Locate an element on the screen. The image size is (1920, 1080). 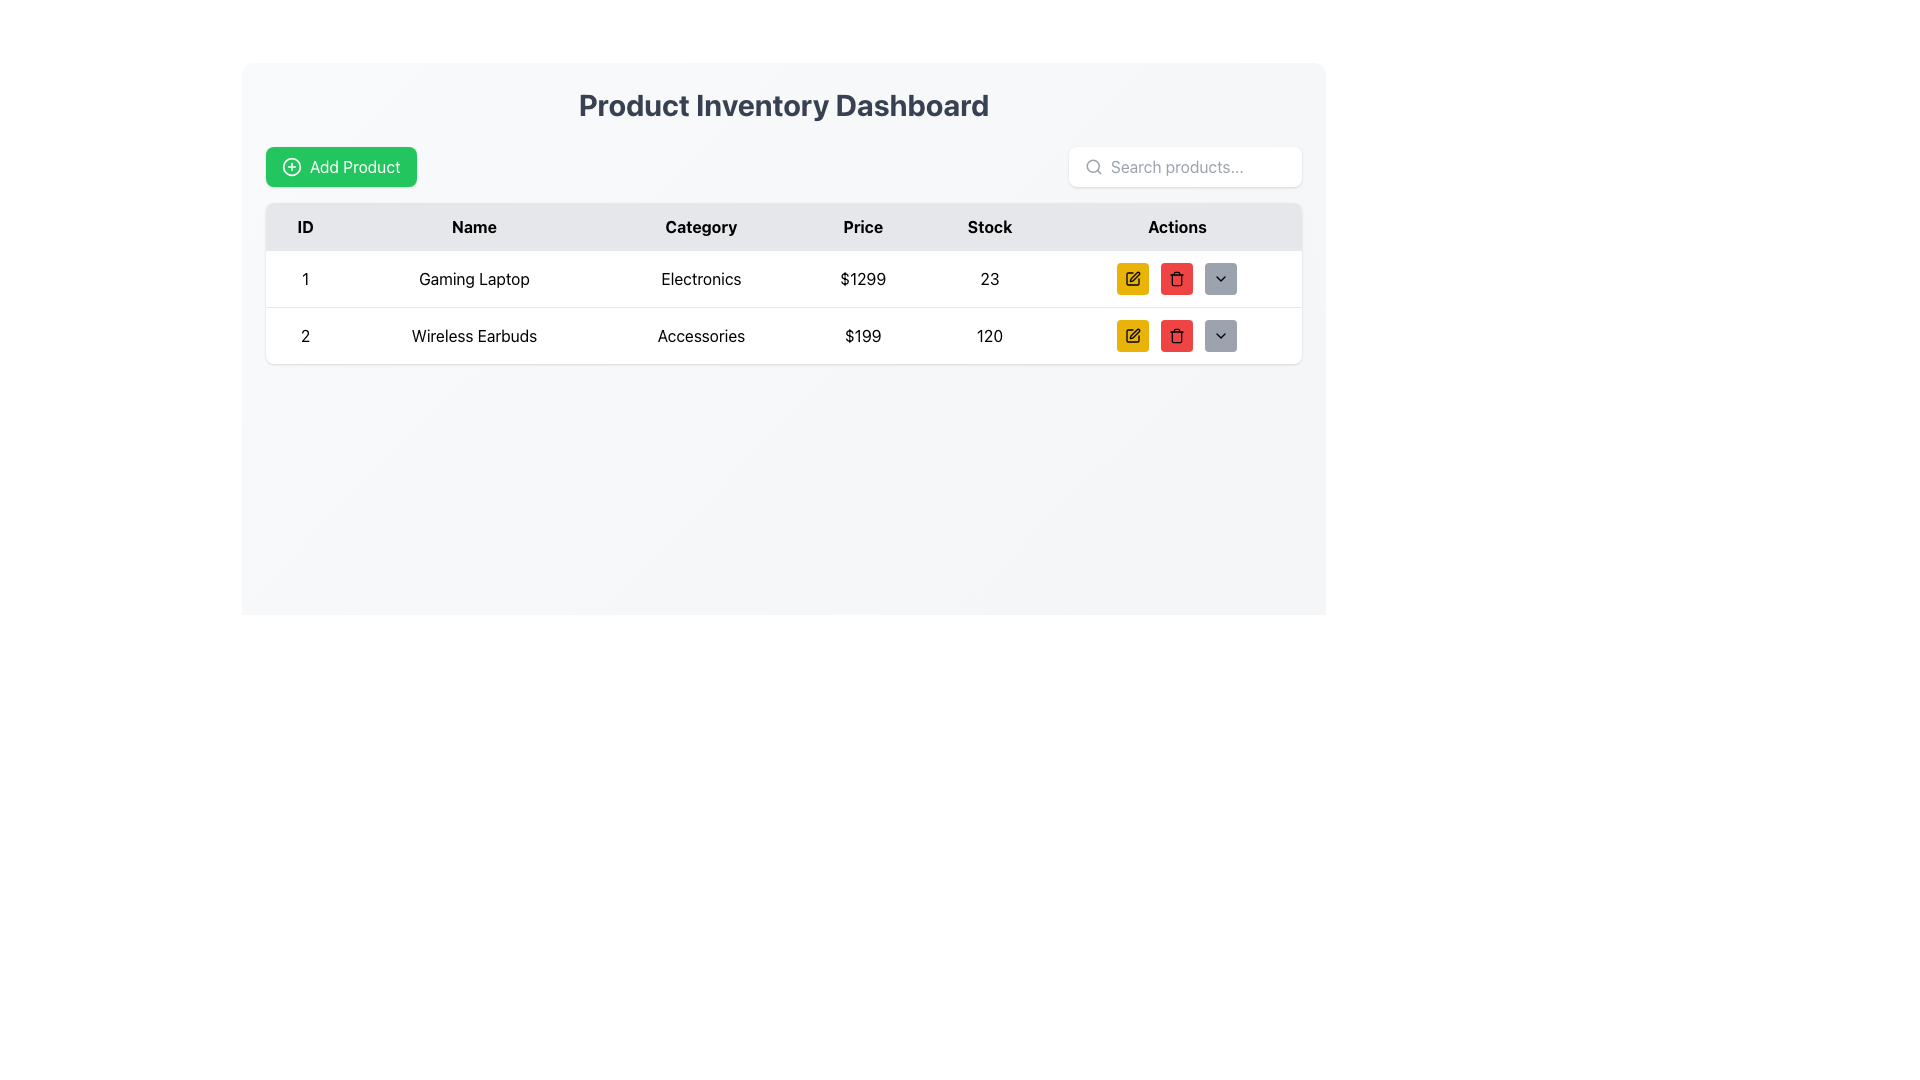
the yellow edit button with a pen icon located in the second row of the table under the 'Actions' column is located at coordinates (1133, 334).